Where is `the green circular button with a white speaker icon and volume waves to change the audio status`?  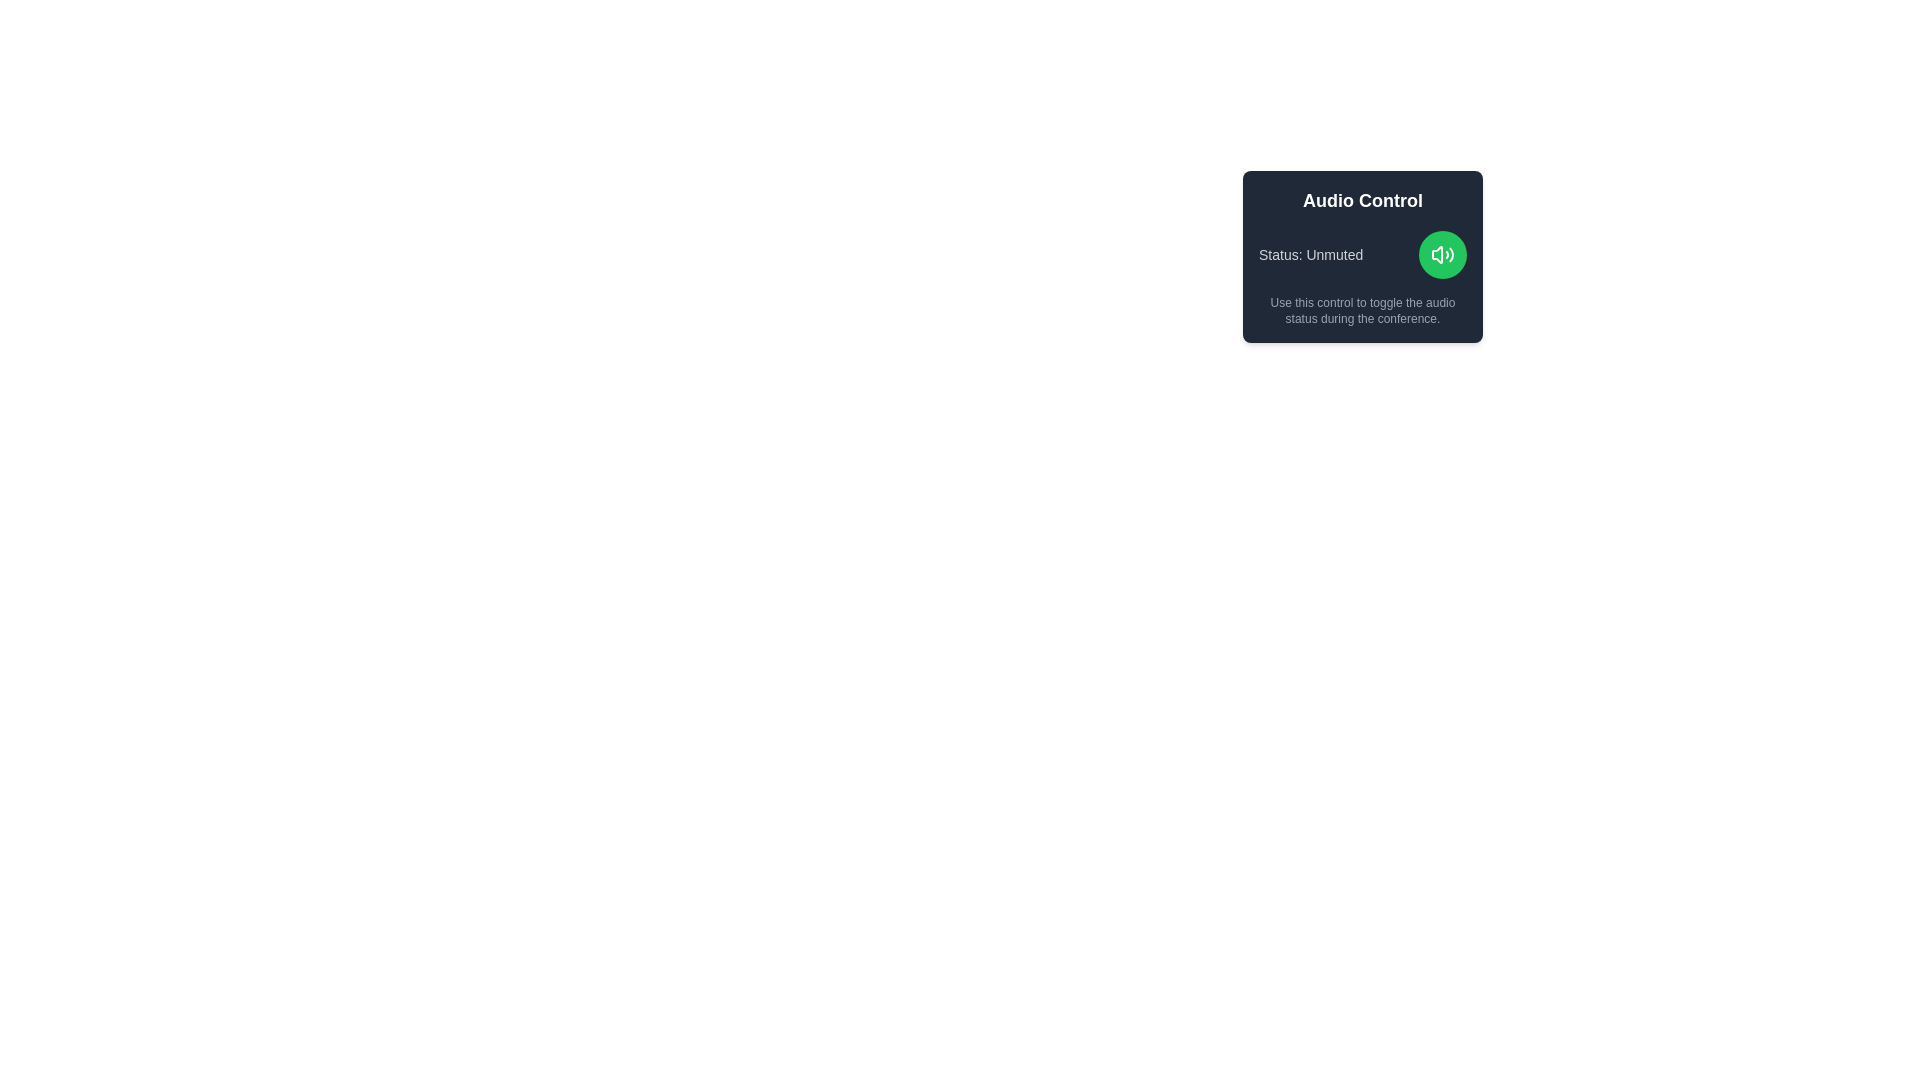
the green circular button with a white speaker icon and volume waves to change the audio status is located at coordinates (1443, 253).